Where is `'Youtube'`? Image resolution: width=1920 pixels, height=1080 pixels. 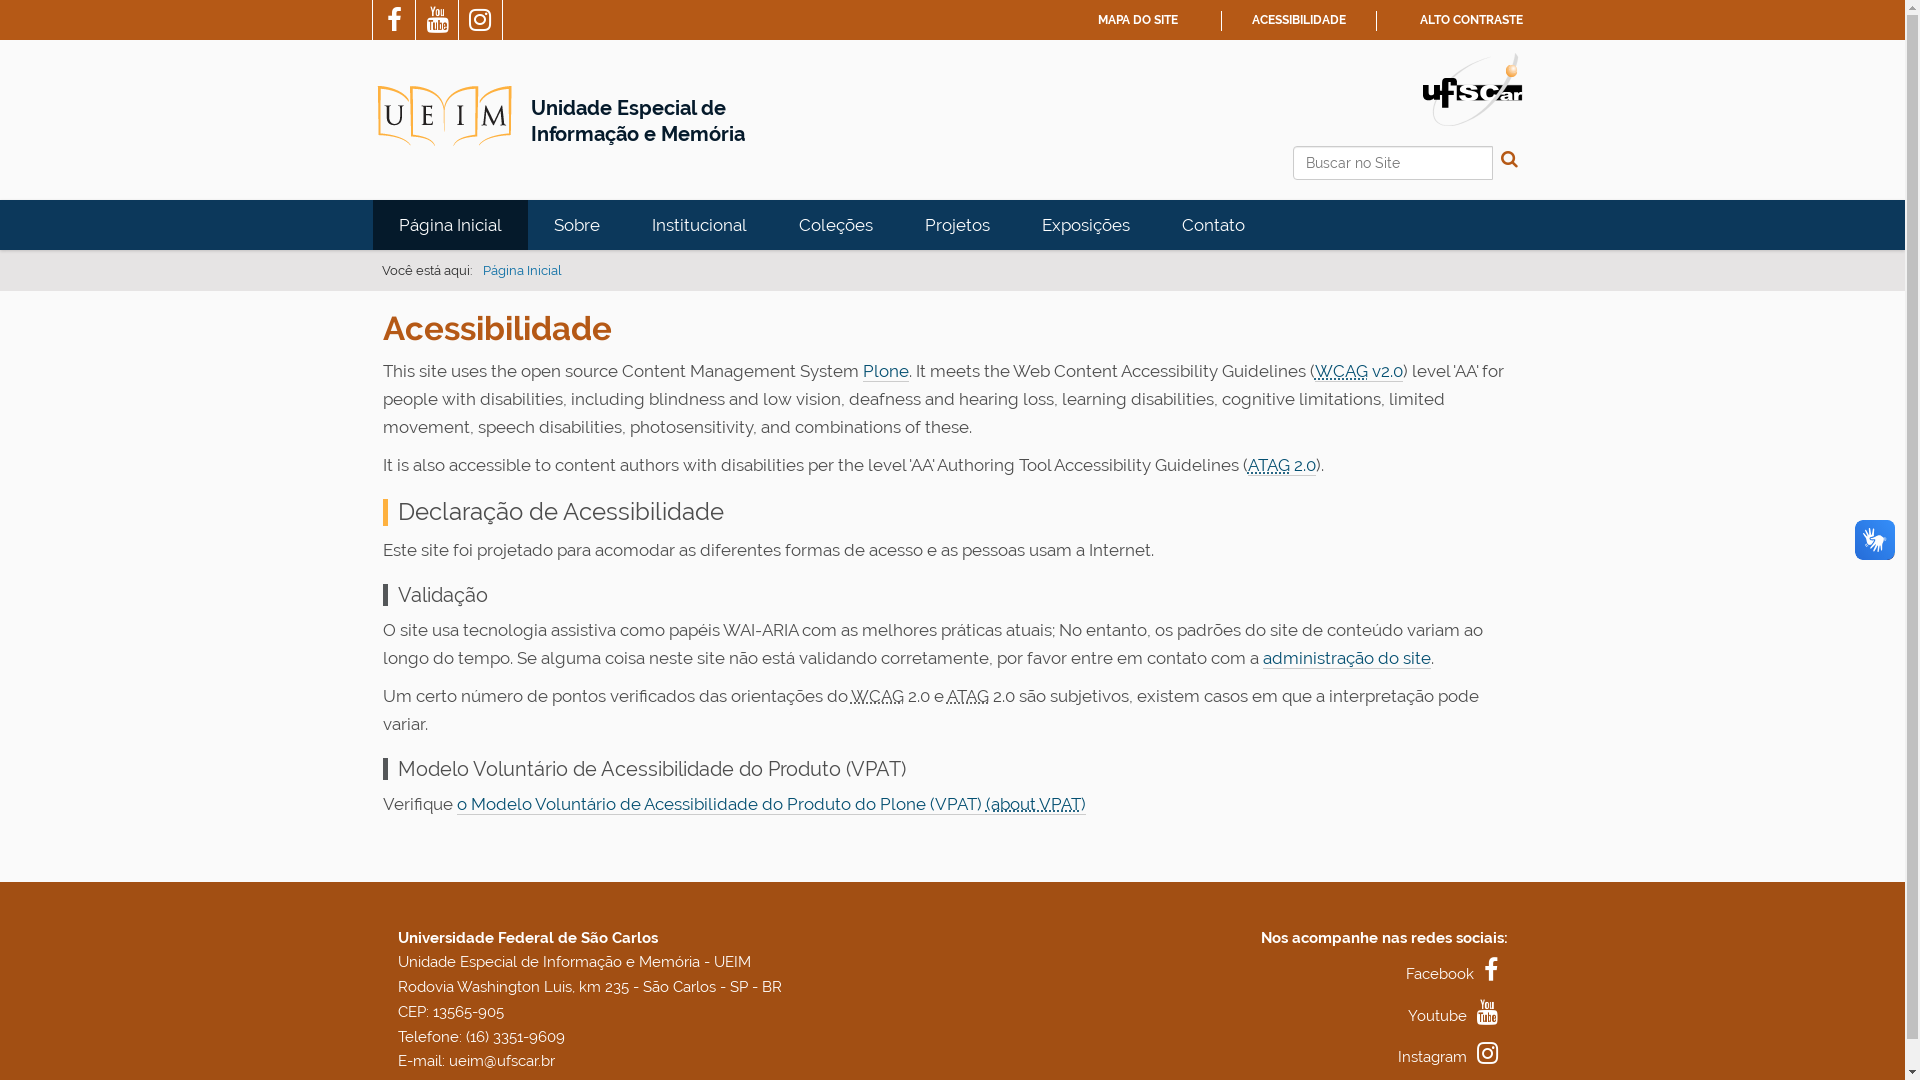 'Youtube' is located at coordinates (1458, 1015).